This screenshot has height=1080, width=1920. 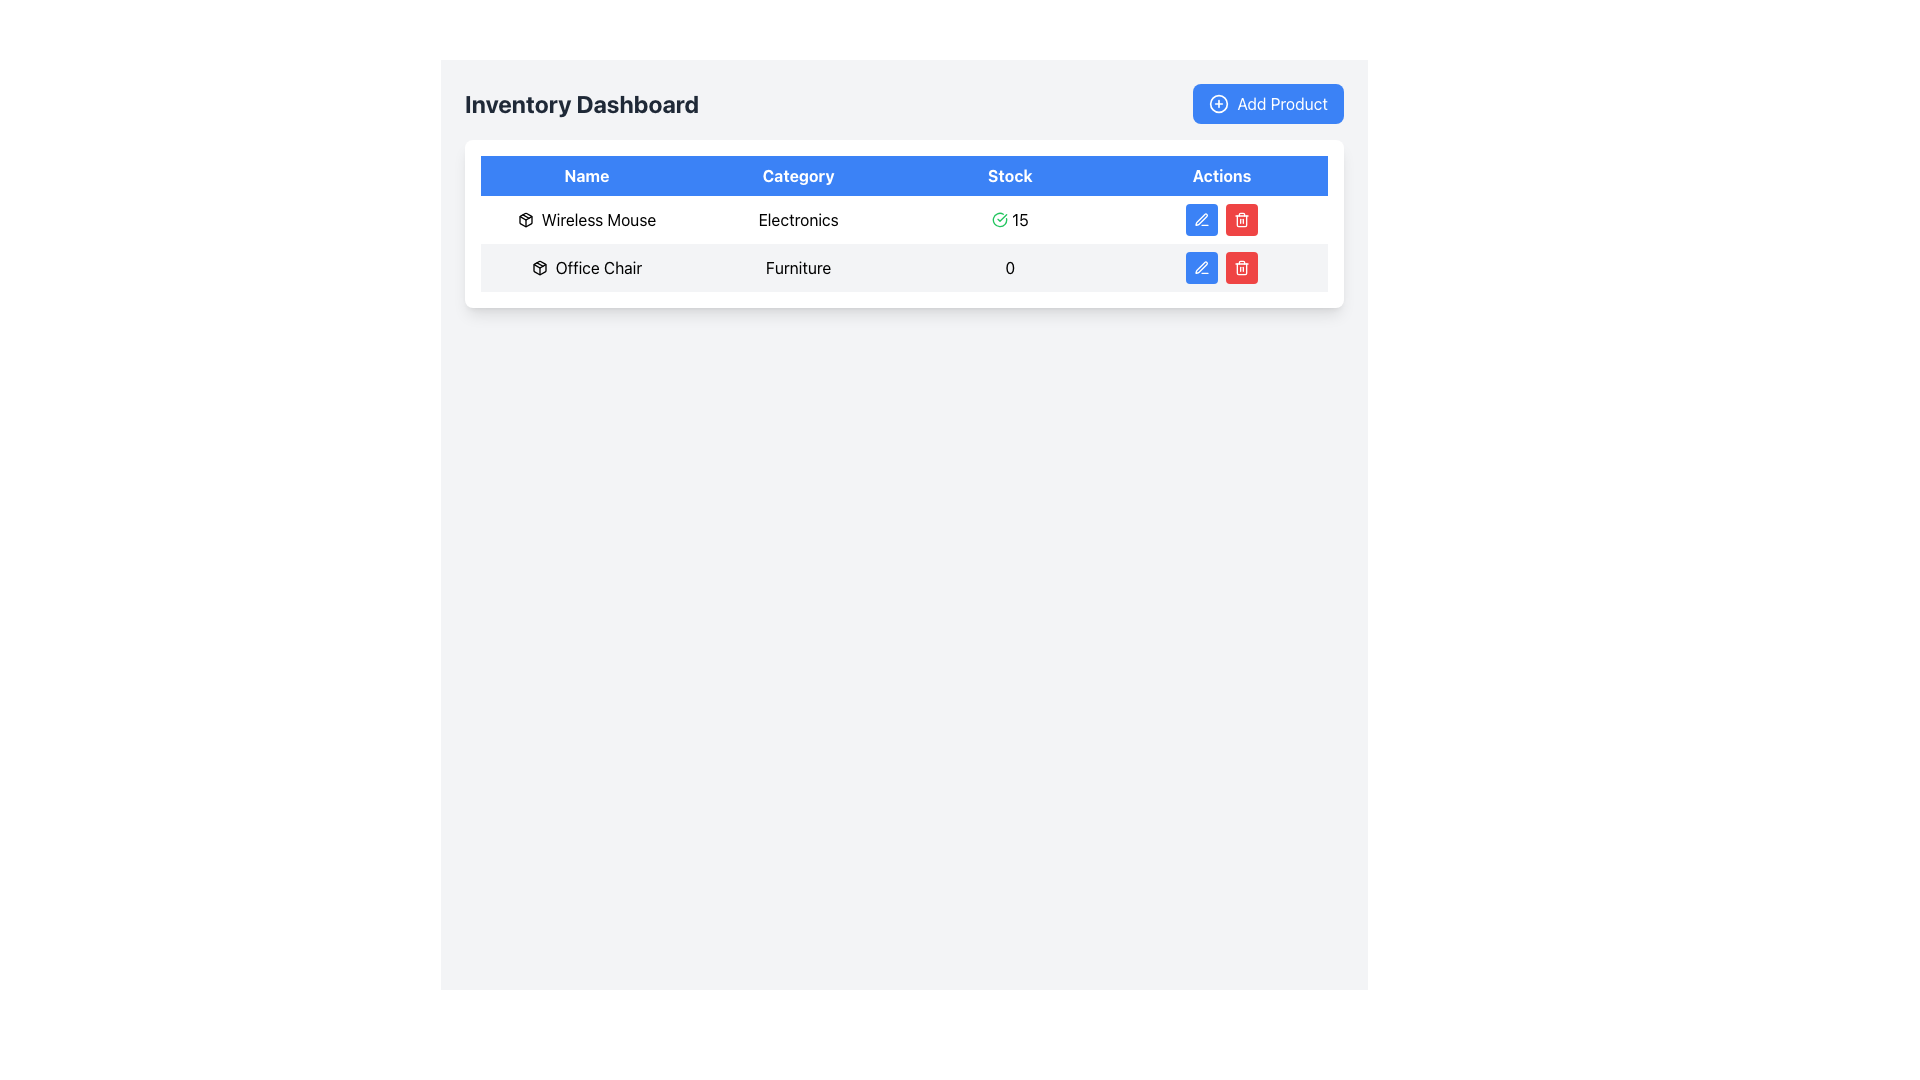 I want to click on the circular '+' icon located to the left of the 'Add Product' text within the blue button to trigger its function, so click(x=1218, y=104).